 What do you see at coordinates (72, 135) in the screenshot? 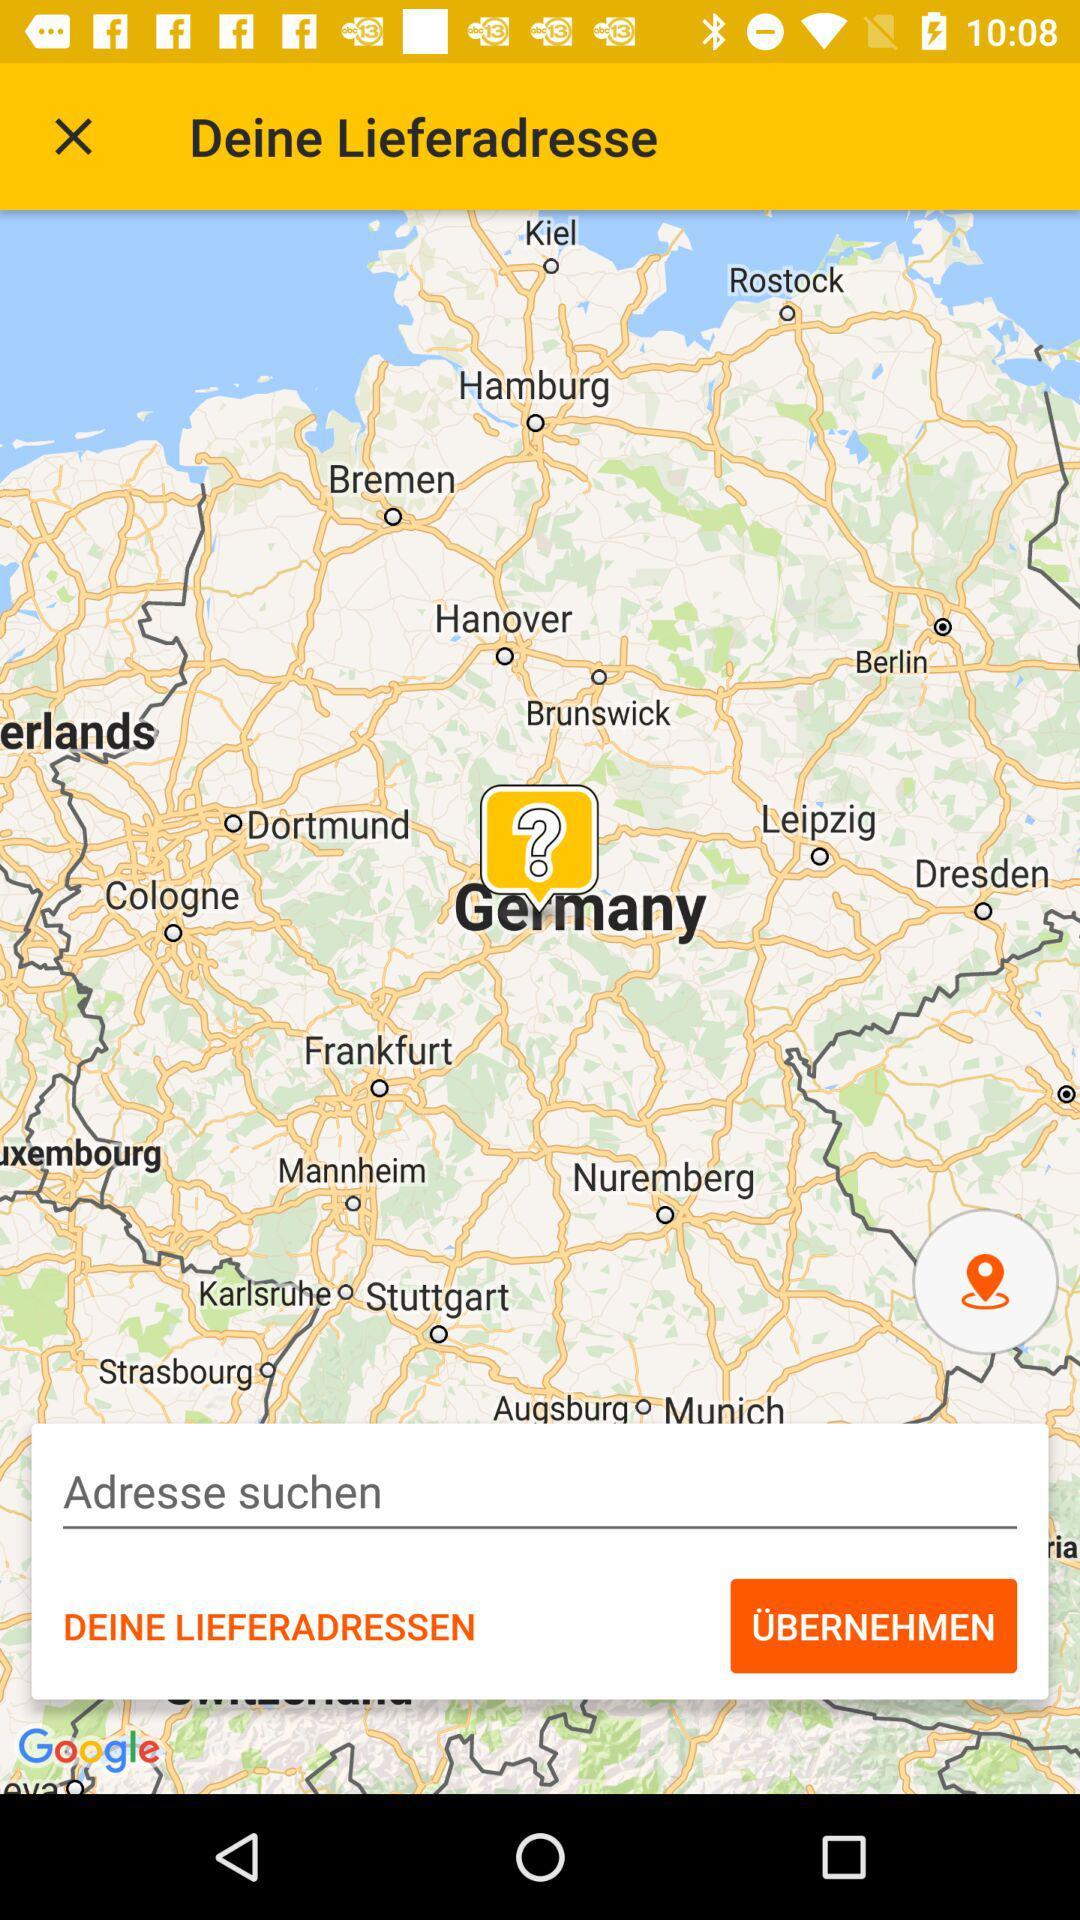
I see `exit screen` at bounding box center [72, 135].